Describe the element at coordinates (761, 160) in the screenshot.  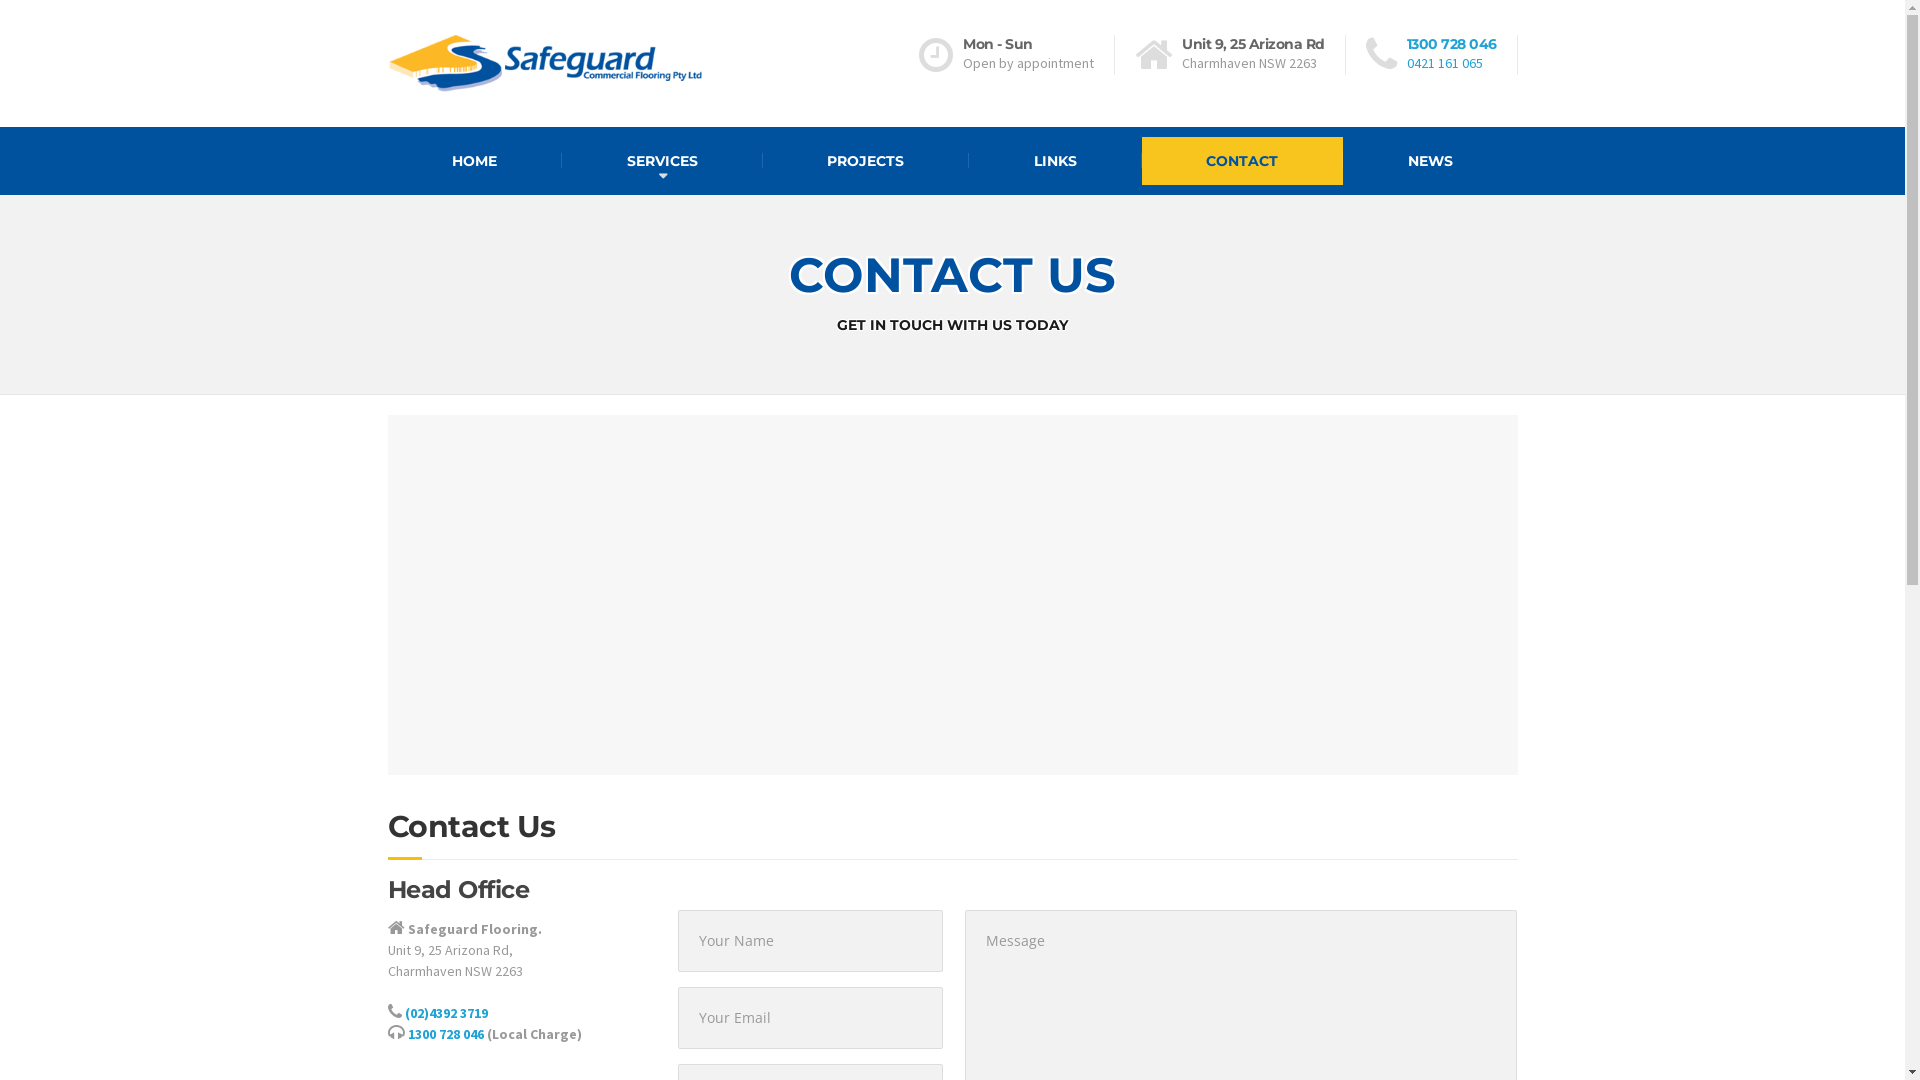
I see `'PROJECTS'` at that location.